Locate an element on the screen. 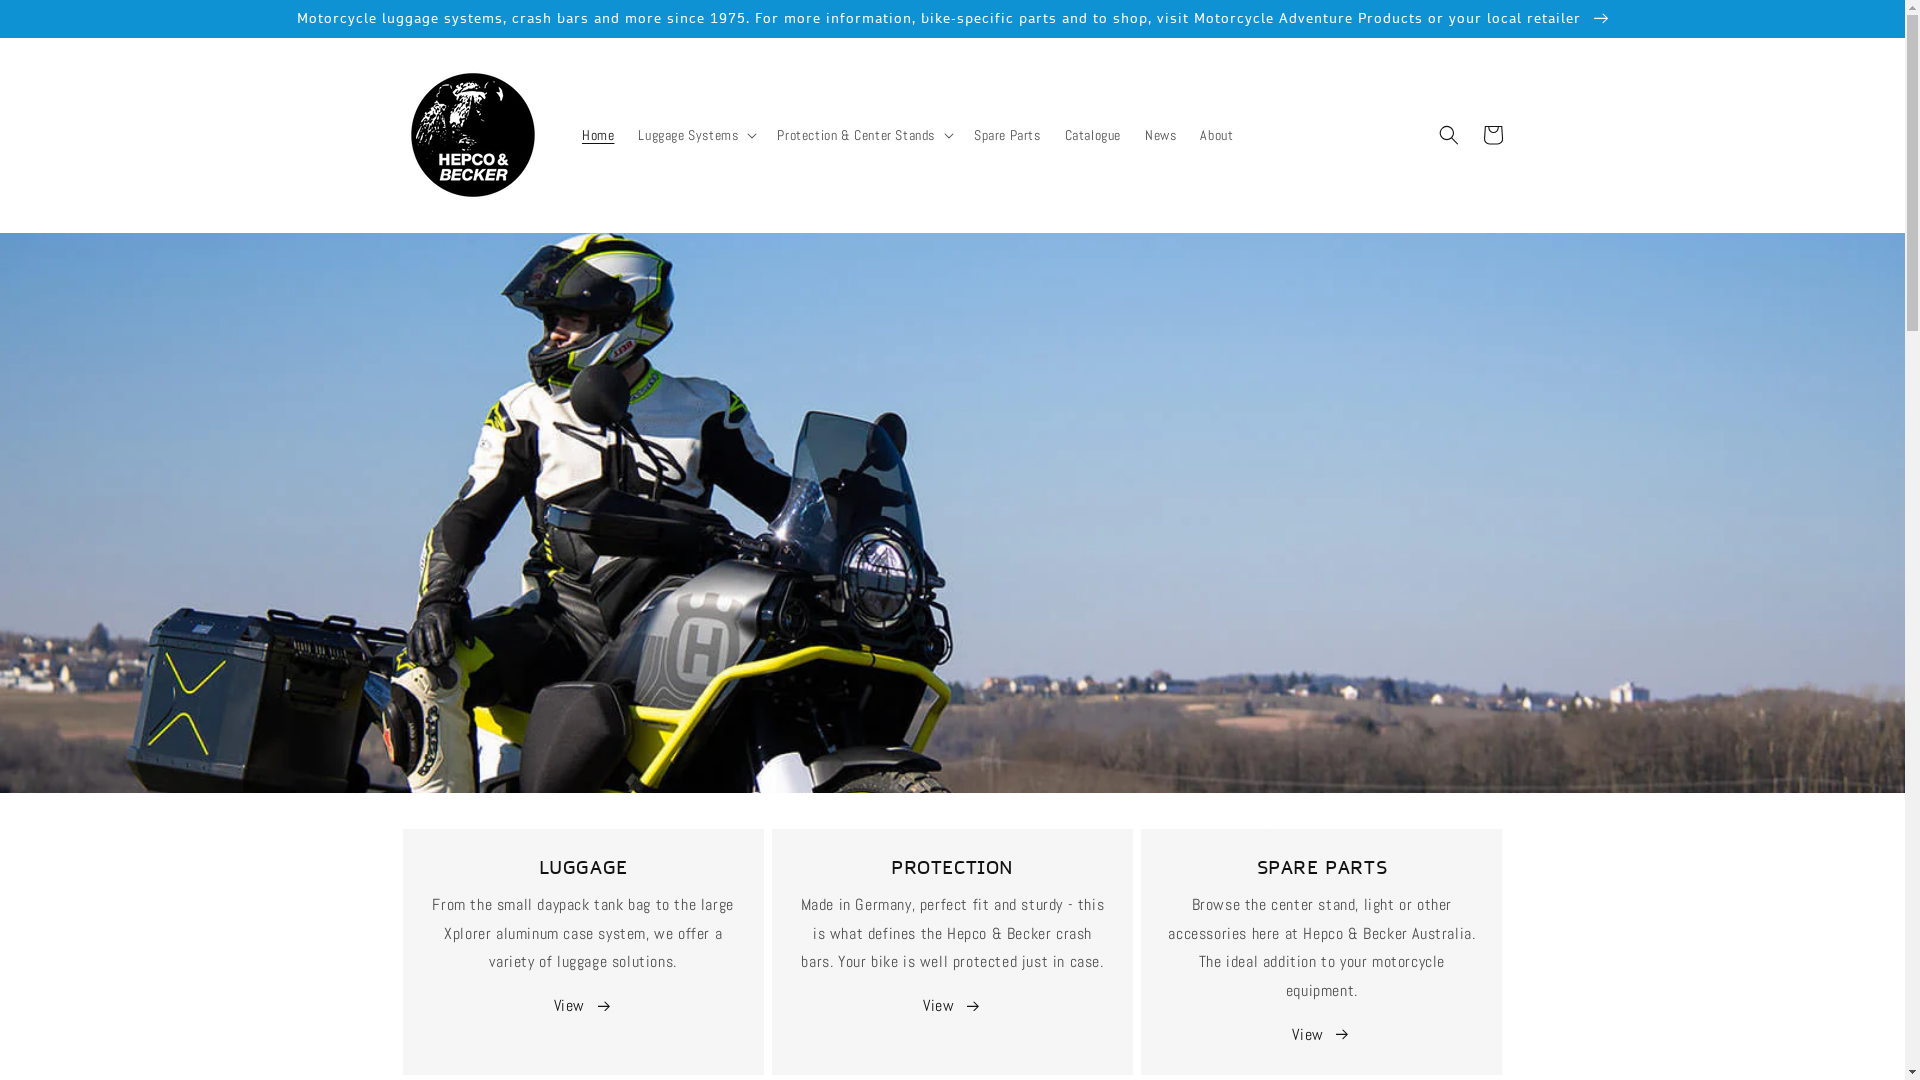  'Home' is located at coordinates (597, 135).